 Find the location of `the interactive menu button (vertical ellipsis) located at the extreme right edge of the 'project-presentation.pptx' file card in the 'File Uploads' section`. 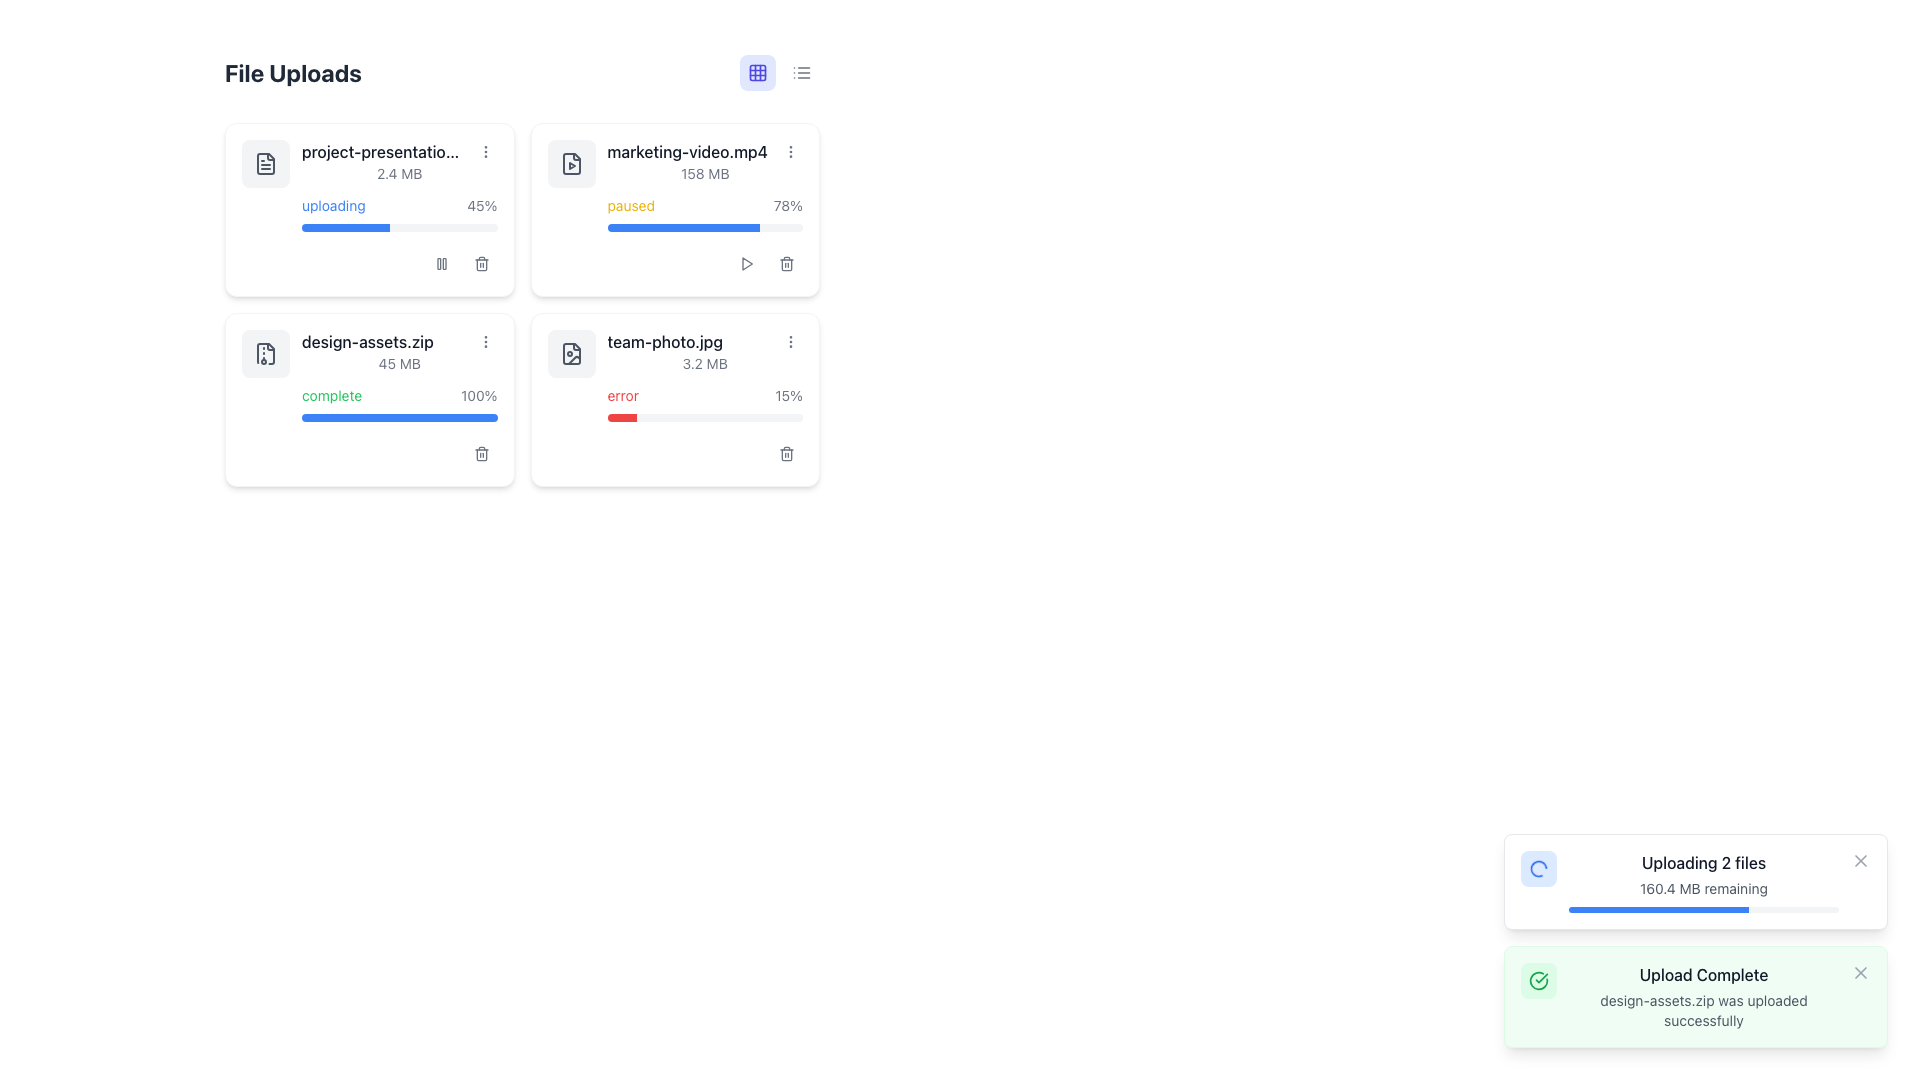

the interactive menu button (vertical ellipsis) located at the extreme right edge of the 'project-presentation.pptx' file card in the 'File Uploads' section is located at coordinates (485, 150).